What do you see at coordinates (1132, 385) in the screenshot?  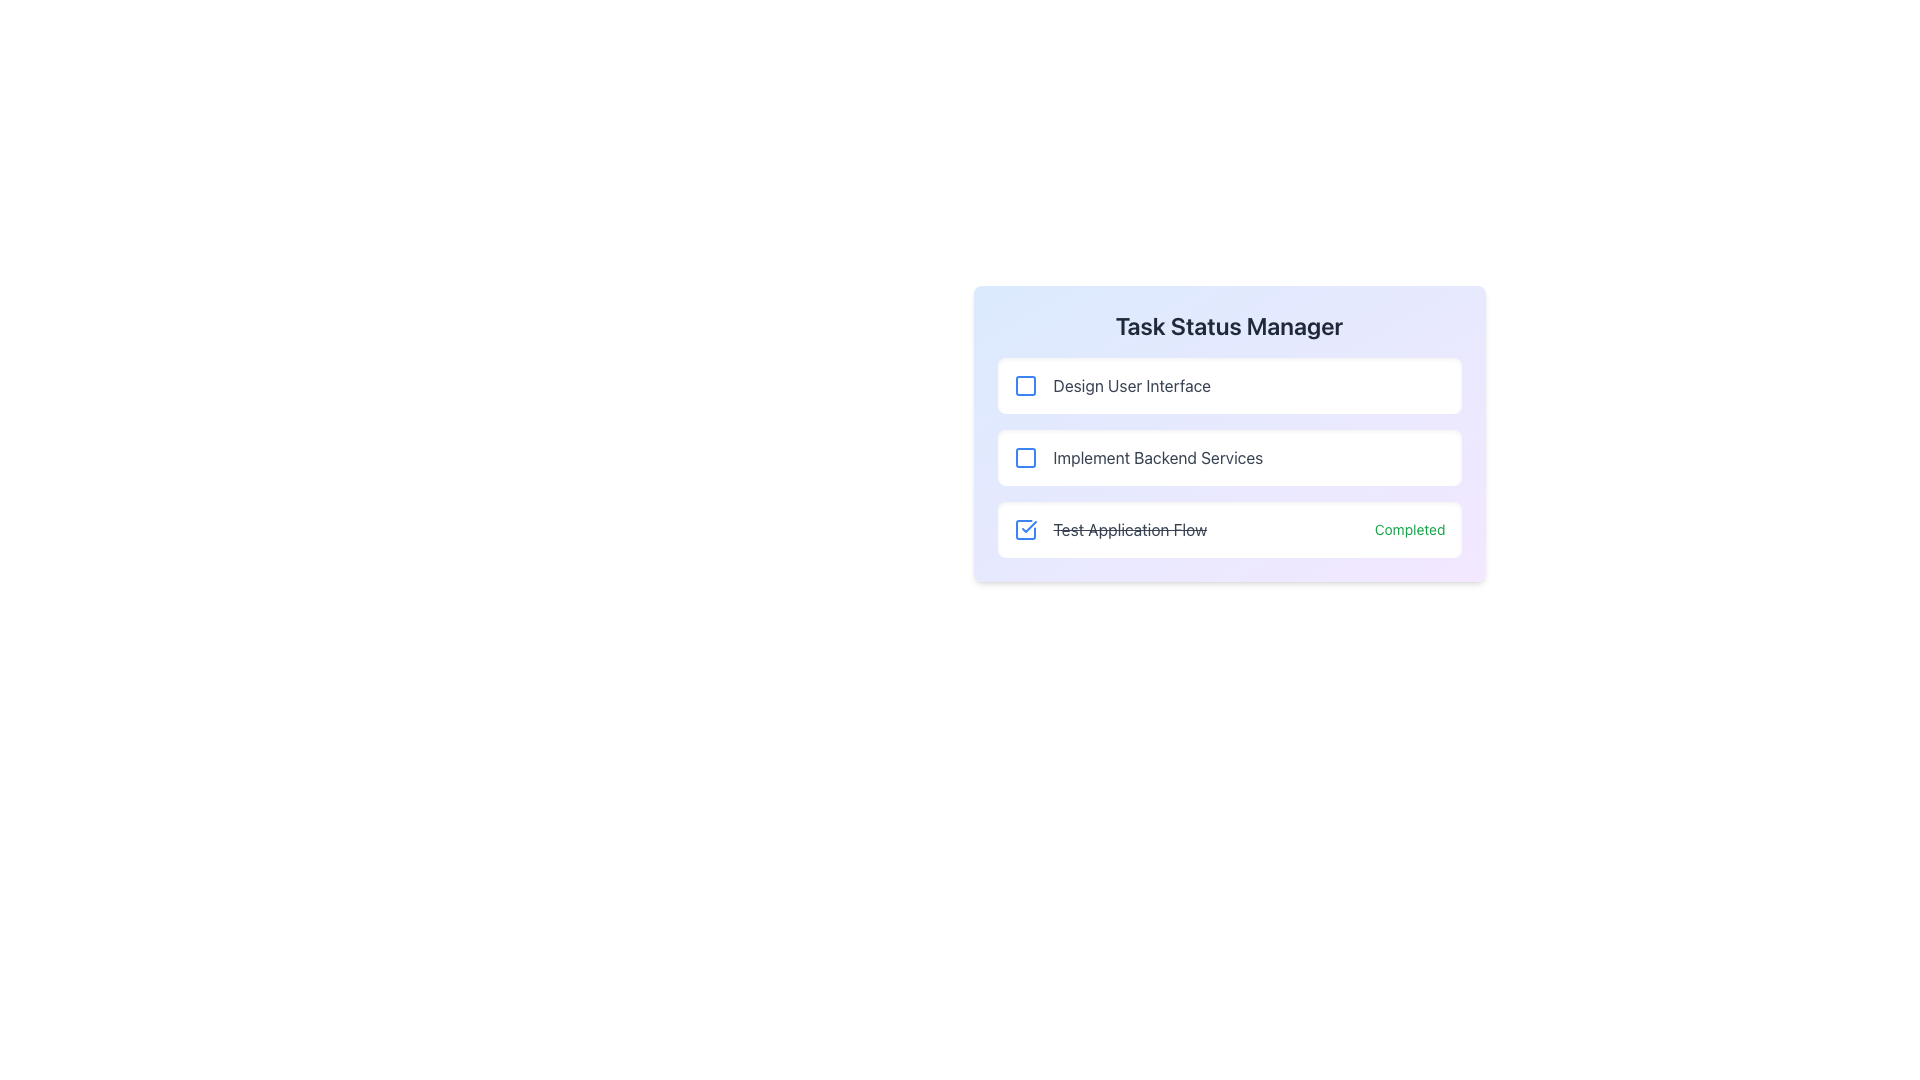 I see `the checkbox associated with the first task label in the task management interface to mark the task as completed` at bounding box center [1132, 385].